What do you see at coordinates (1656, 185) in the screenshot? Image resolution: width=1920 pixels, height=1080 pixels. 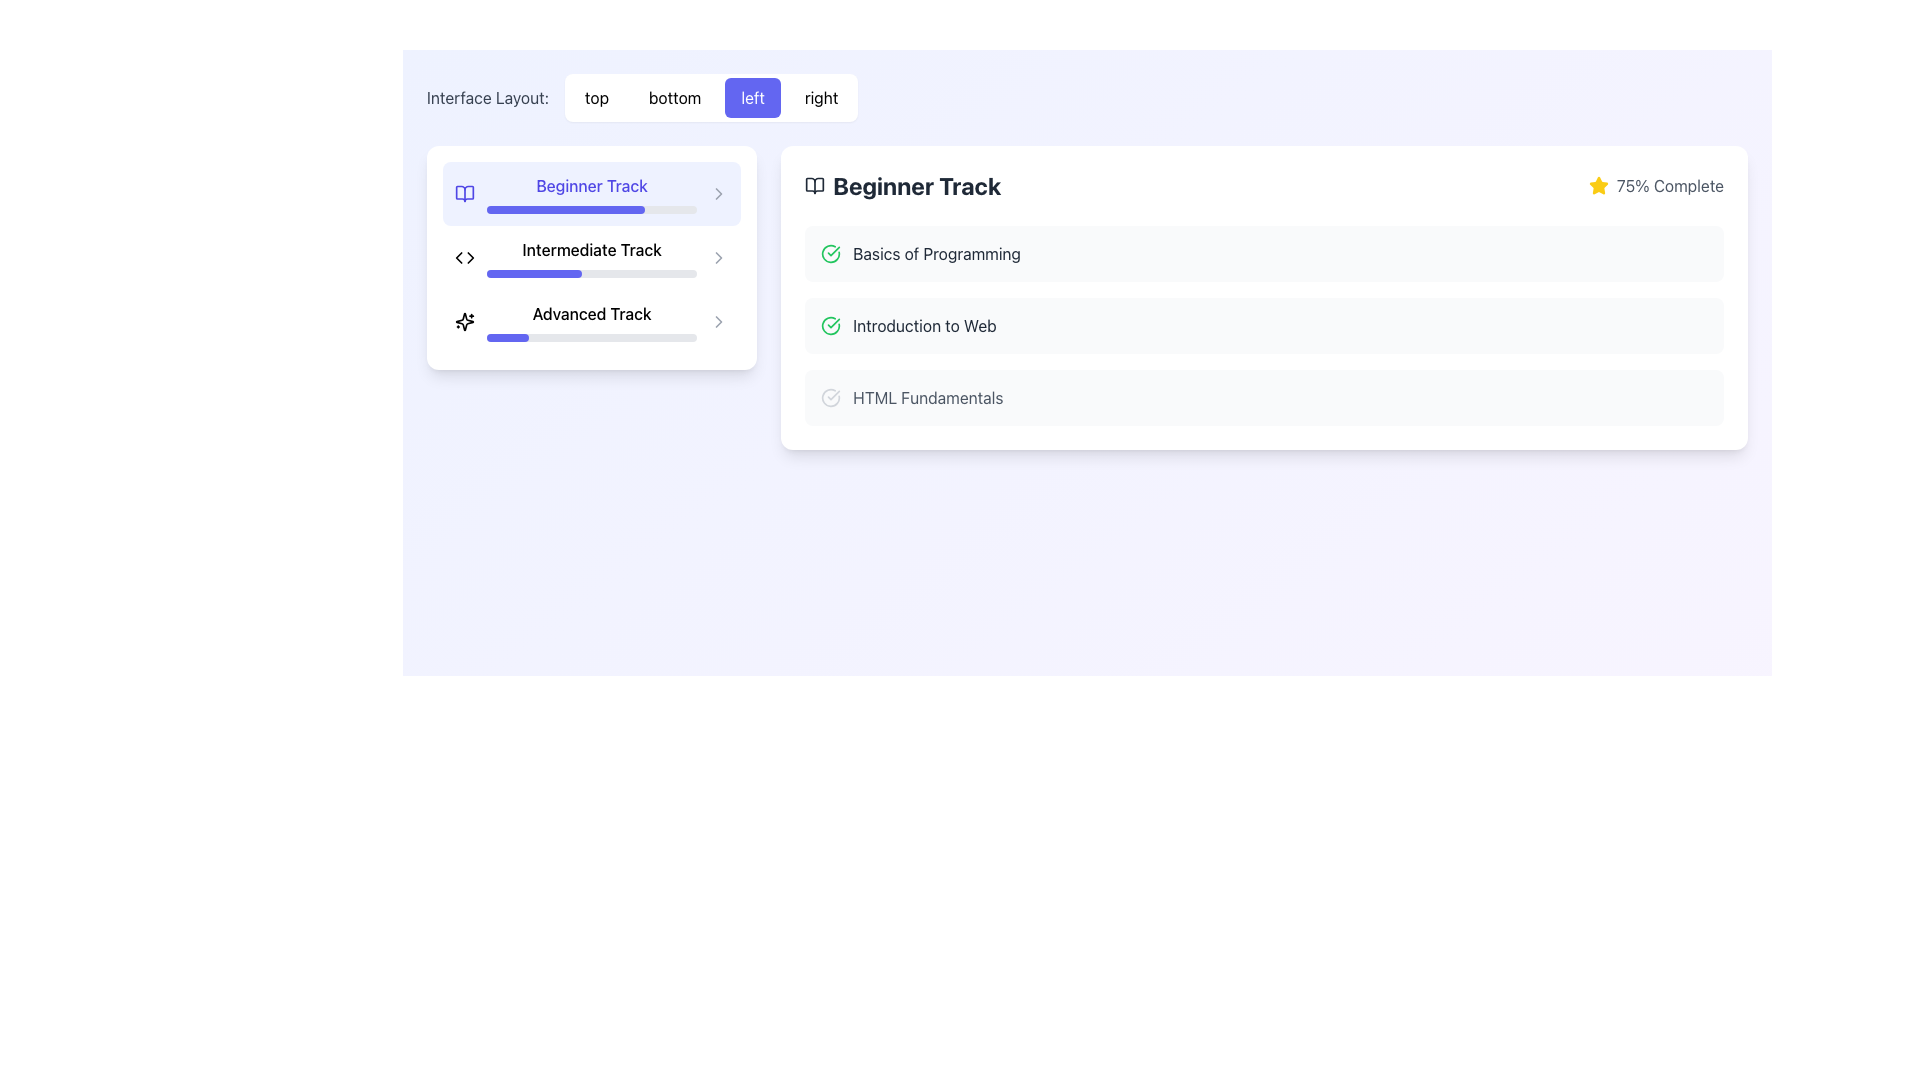 I see `text displayed in the Progress Indicator located in the top-right corner of the 'Beginner Track' section, which indicates that 75% of the objectives have been completed` at bounding box center [1656, 185].